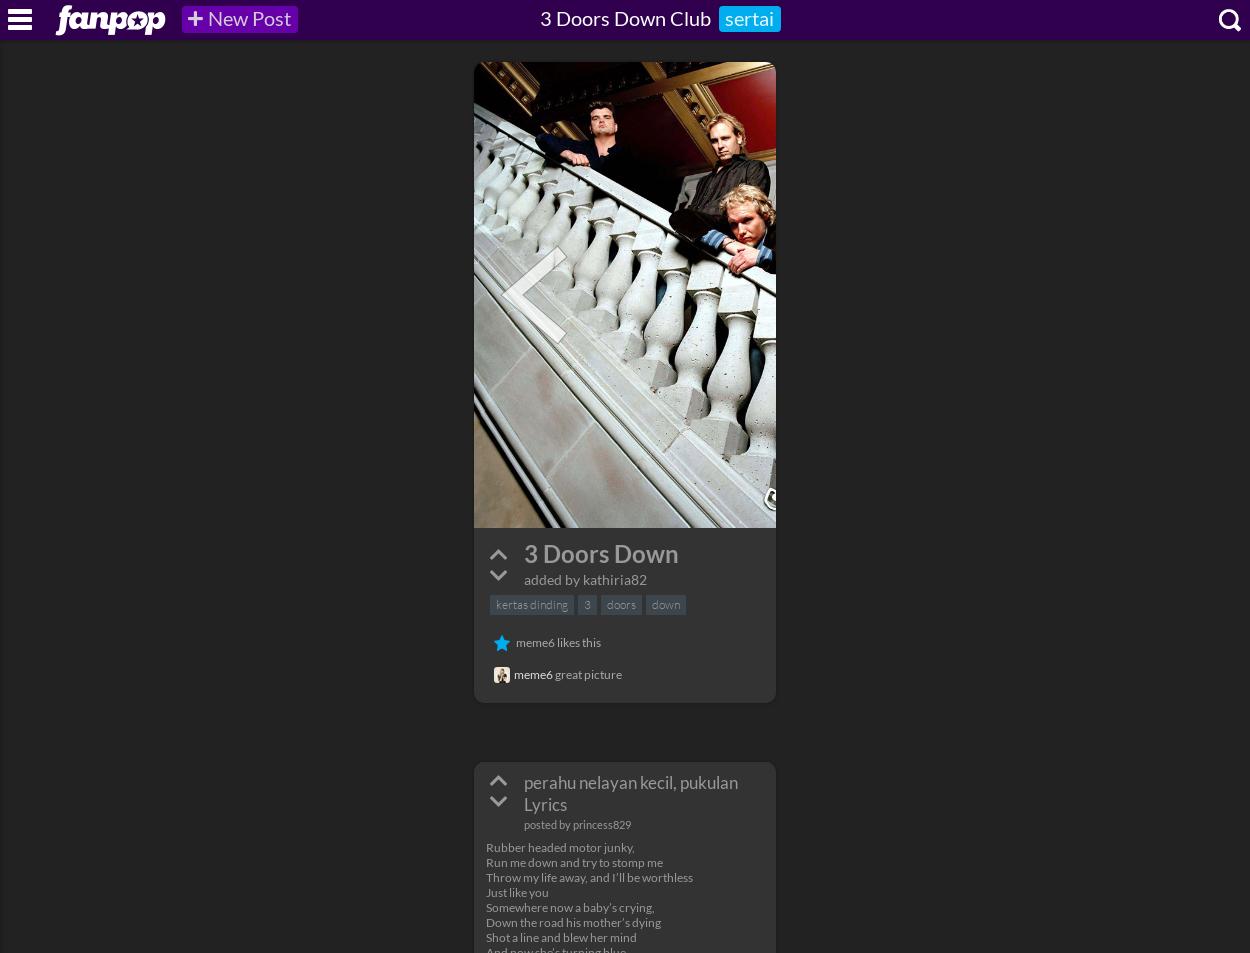 This screenshot has width=1250, height=953. Describe the element at coordinates (586, 673) in the screenshot. I see `'great picture'` at that location.